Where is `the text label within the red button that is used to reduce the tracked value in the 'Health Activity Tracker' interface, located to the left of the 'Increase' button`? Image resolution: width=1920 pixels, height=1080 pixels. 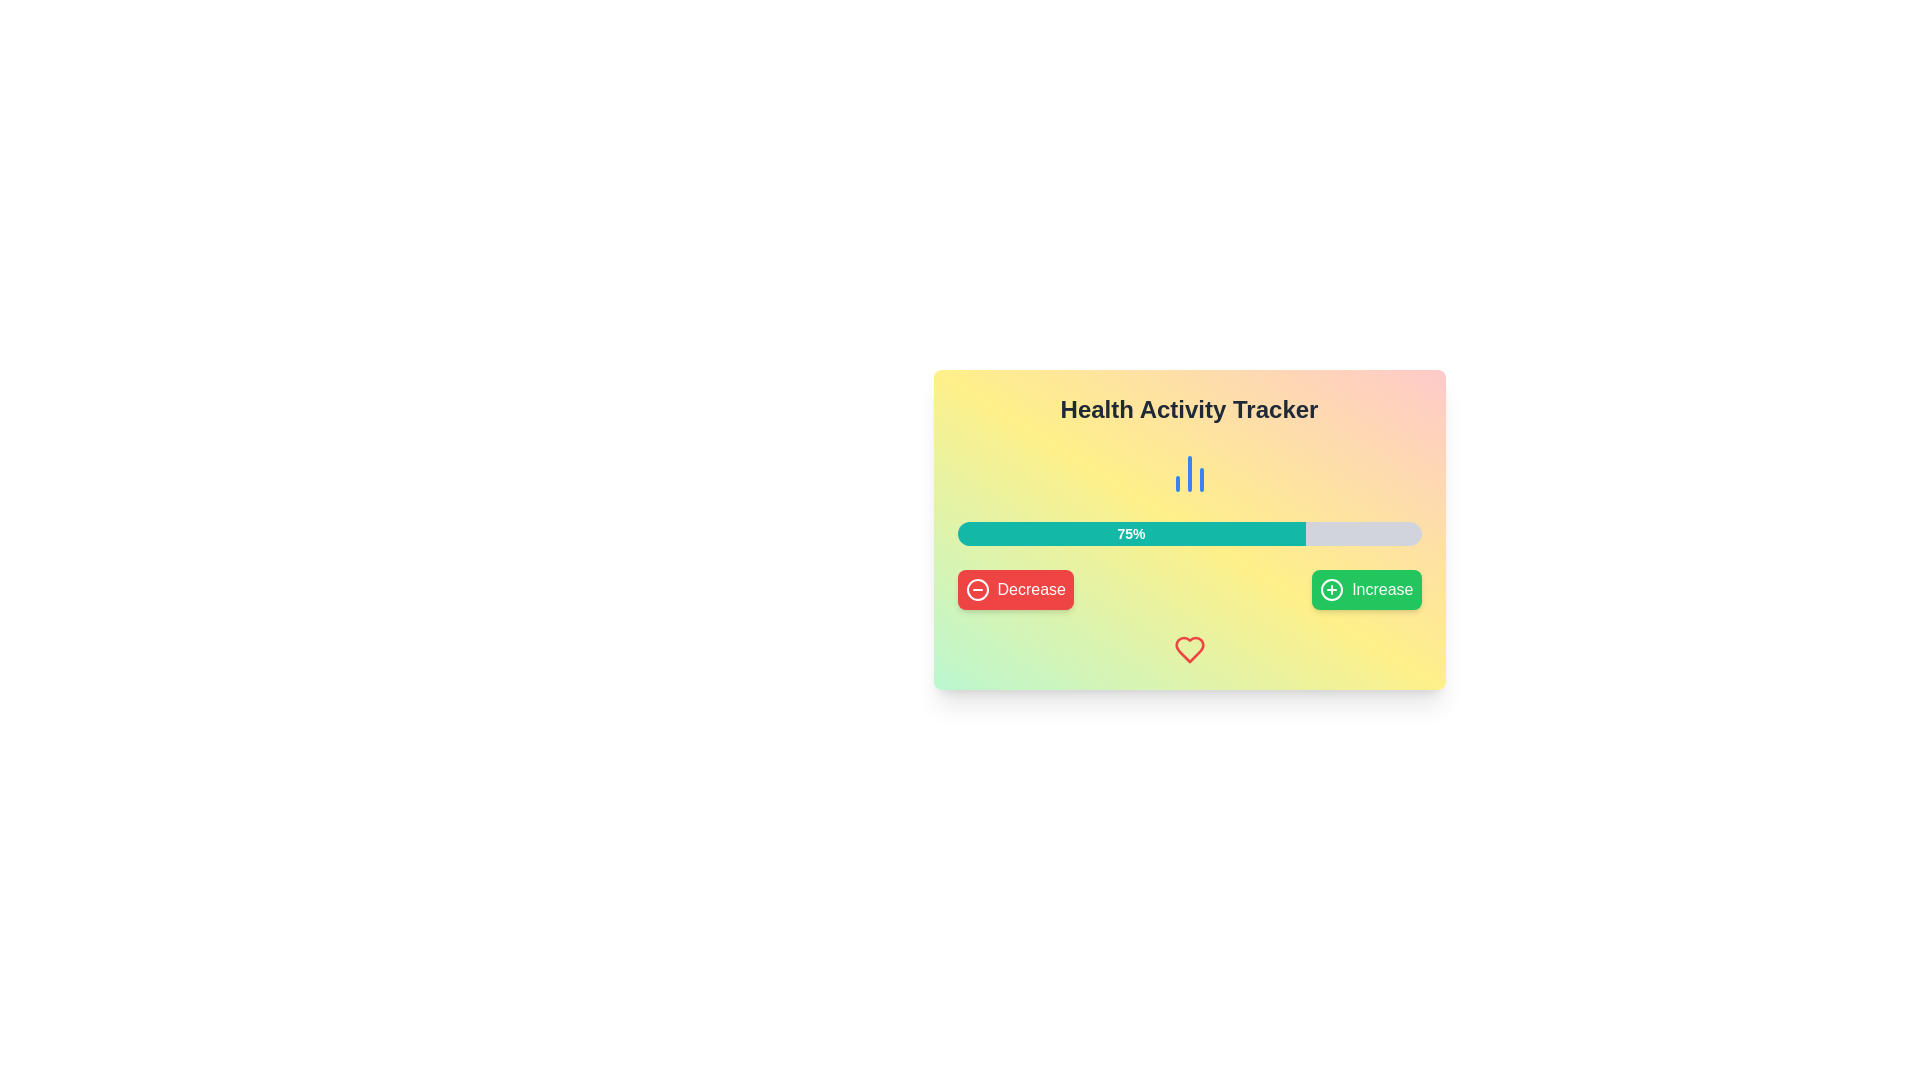 the text label within the red button that is used to reduce the tracked value in the 'Health Activity Tracker' interface, located to the left of the 'Increase' button is located at coordinates (1031, 589).